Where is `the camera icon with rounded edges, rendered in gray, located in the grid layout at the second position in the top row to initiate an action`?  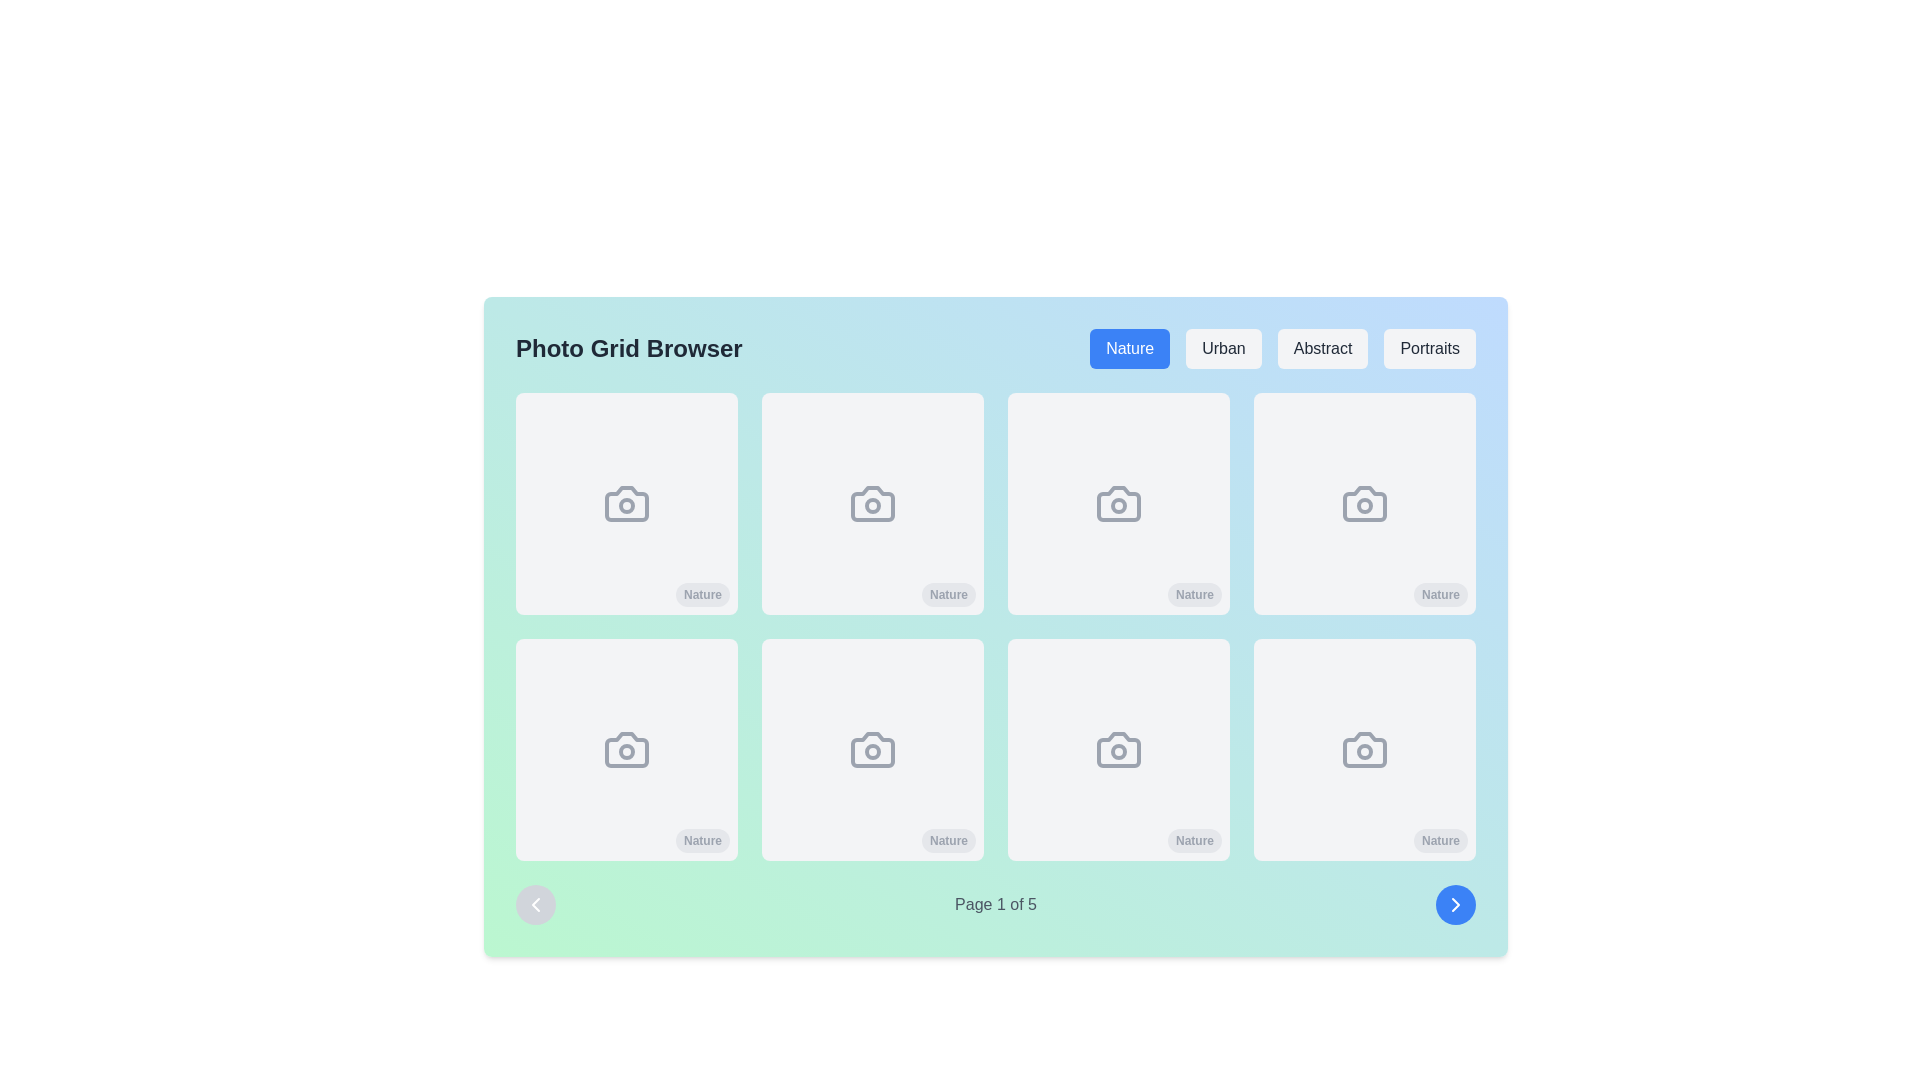 the camera icon with rounded edges, rendered in gray, located in the grid layout at the second position in the top row to initiate an action is located at coordinates (873, 503).